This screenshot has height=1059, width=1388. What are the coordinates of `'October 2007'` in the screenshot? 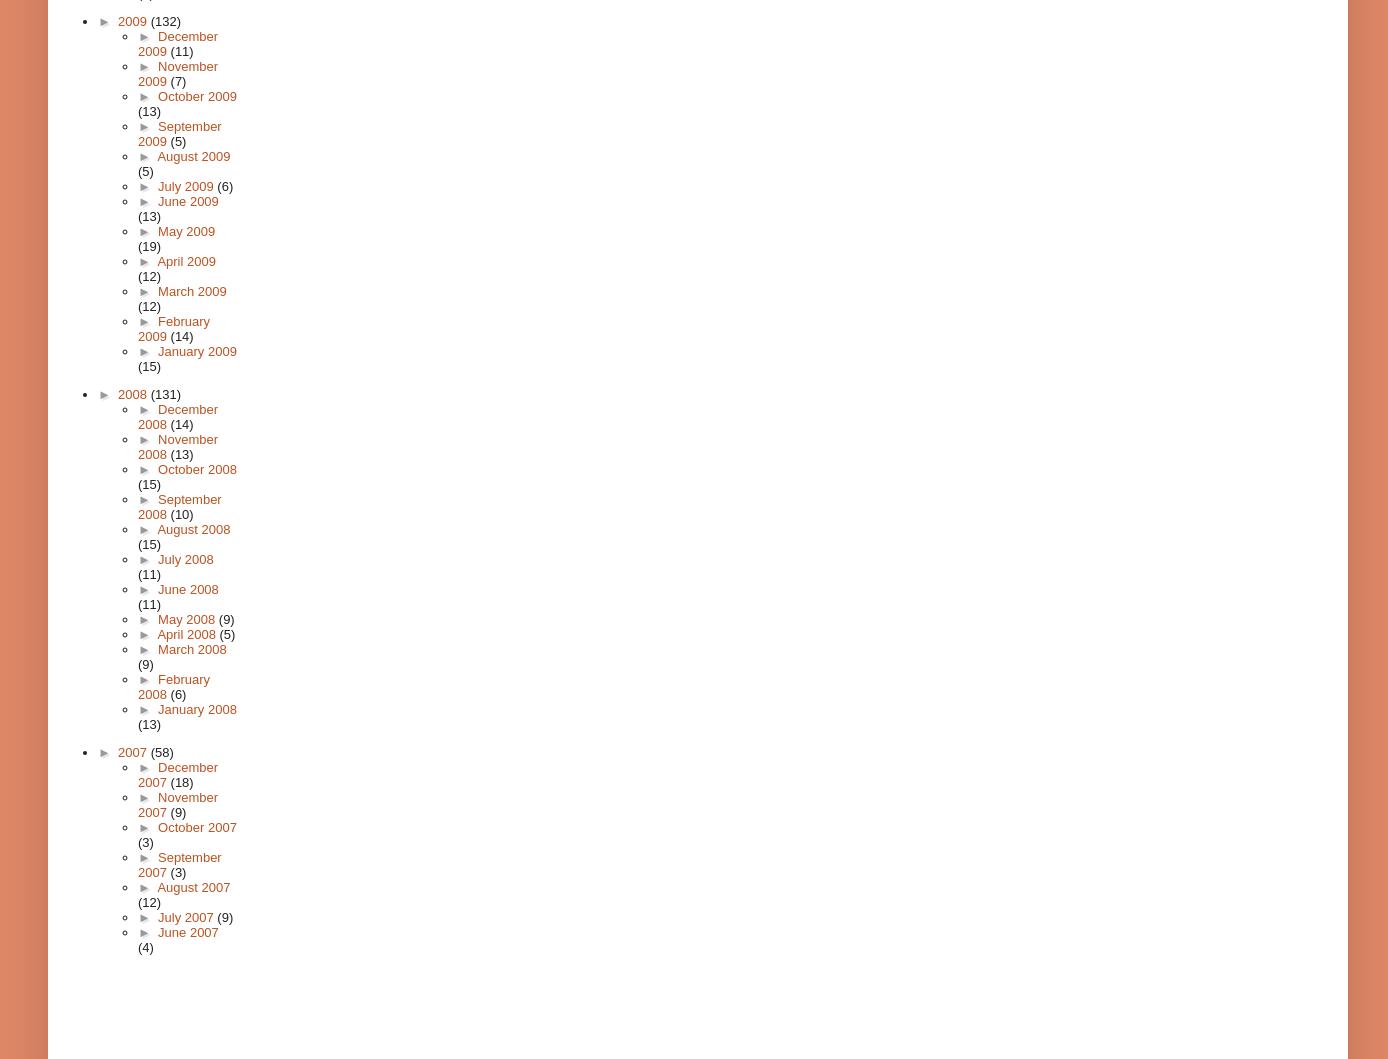 It's located at (195, 826).